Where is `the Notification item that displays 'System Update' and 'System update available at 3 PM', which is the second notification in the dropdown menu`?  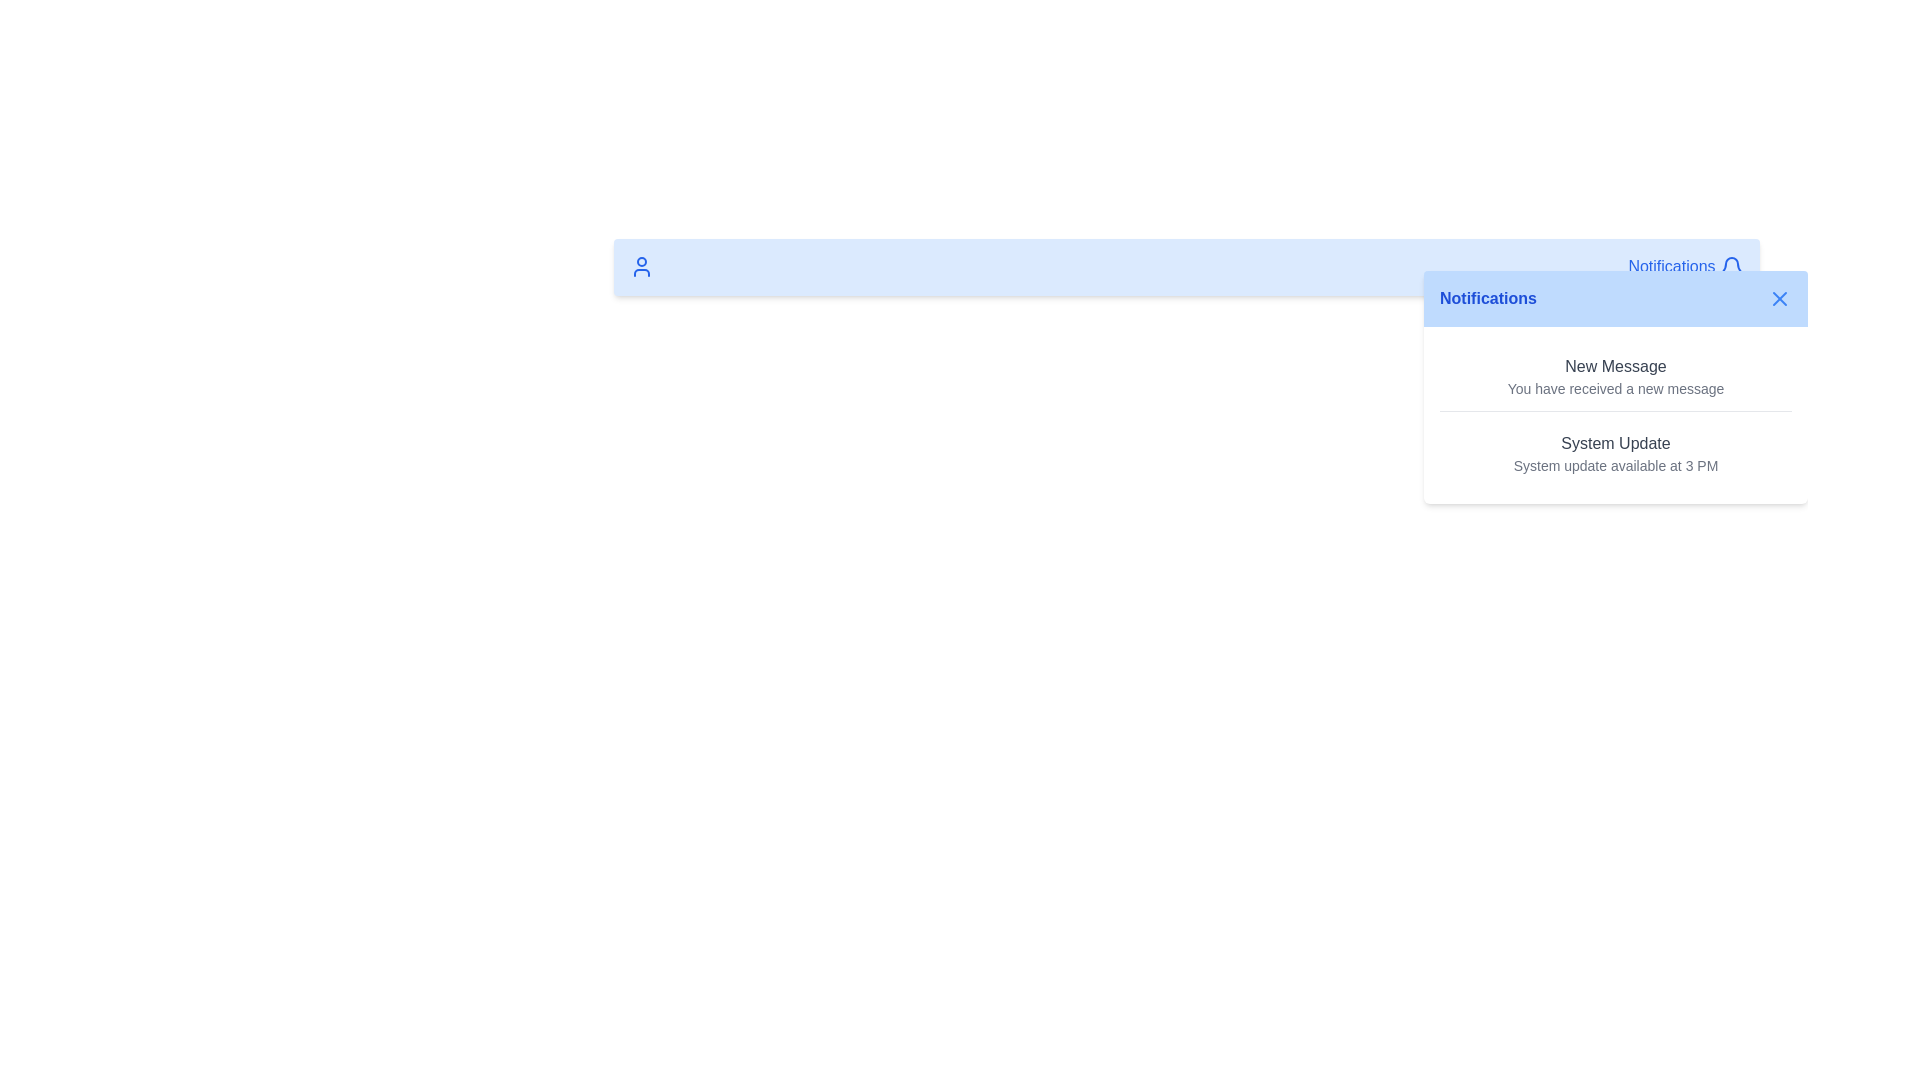
the Notification item that displays 'System Update' and 'System update available at 3 PM', which is the second notification in the dropdown menu is located at coordinates (1616, 454).